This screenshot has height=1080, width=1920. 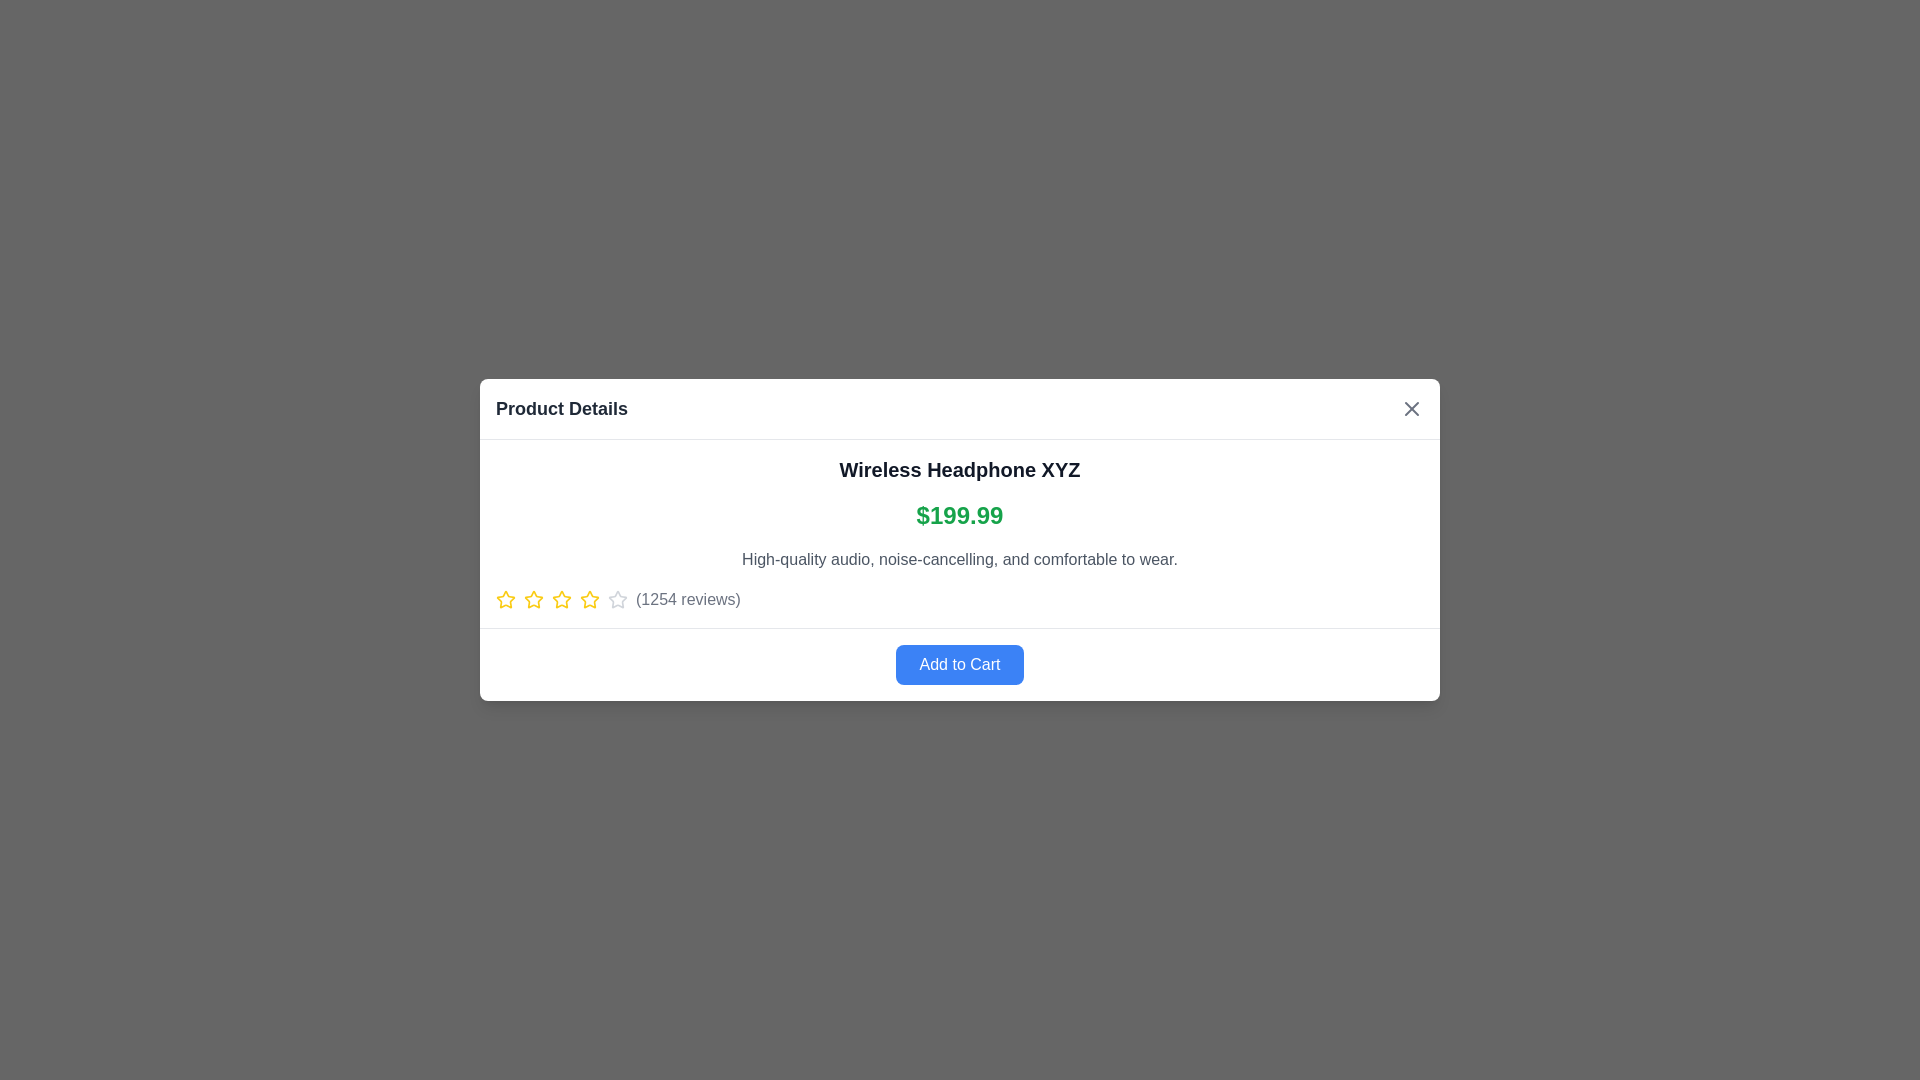 I want to click on the 'X' icon button in the top-right corner of the 'Product Details' modal dialog, so click(x=1410, y=407).